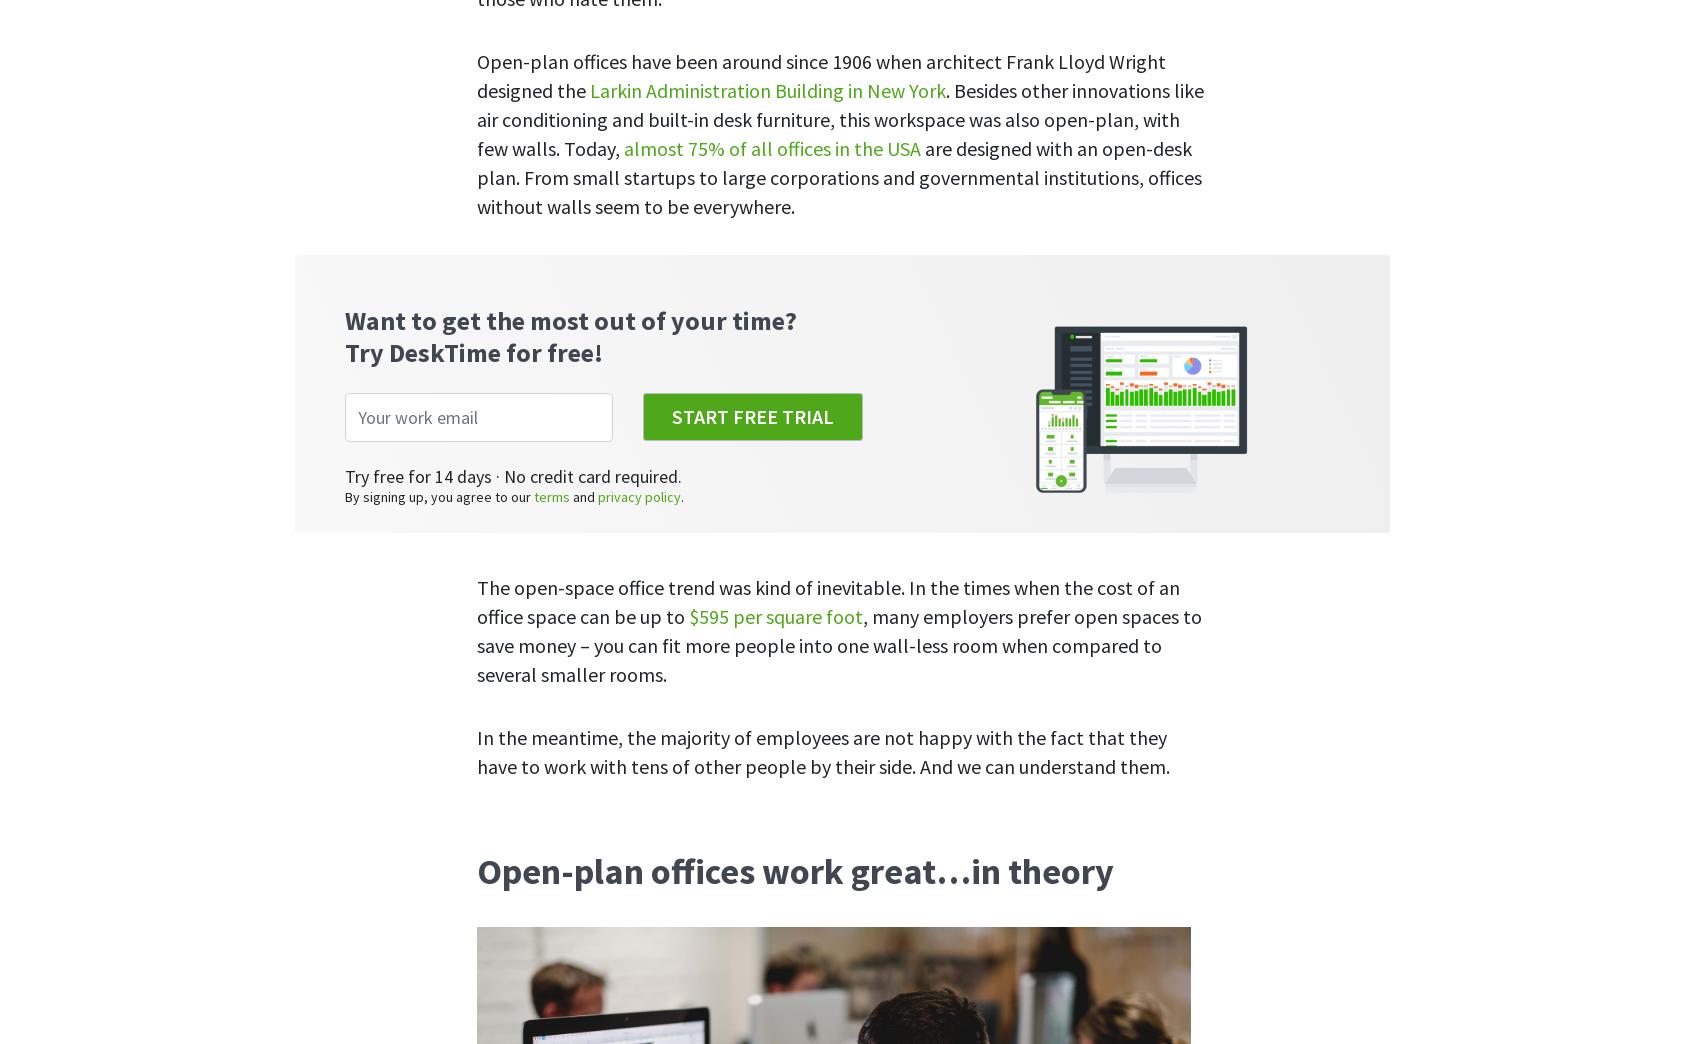  Describe the element at coordinates (969, 712) in the screenshot. I see `'Feature requests'` at that location.